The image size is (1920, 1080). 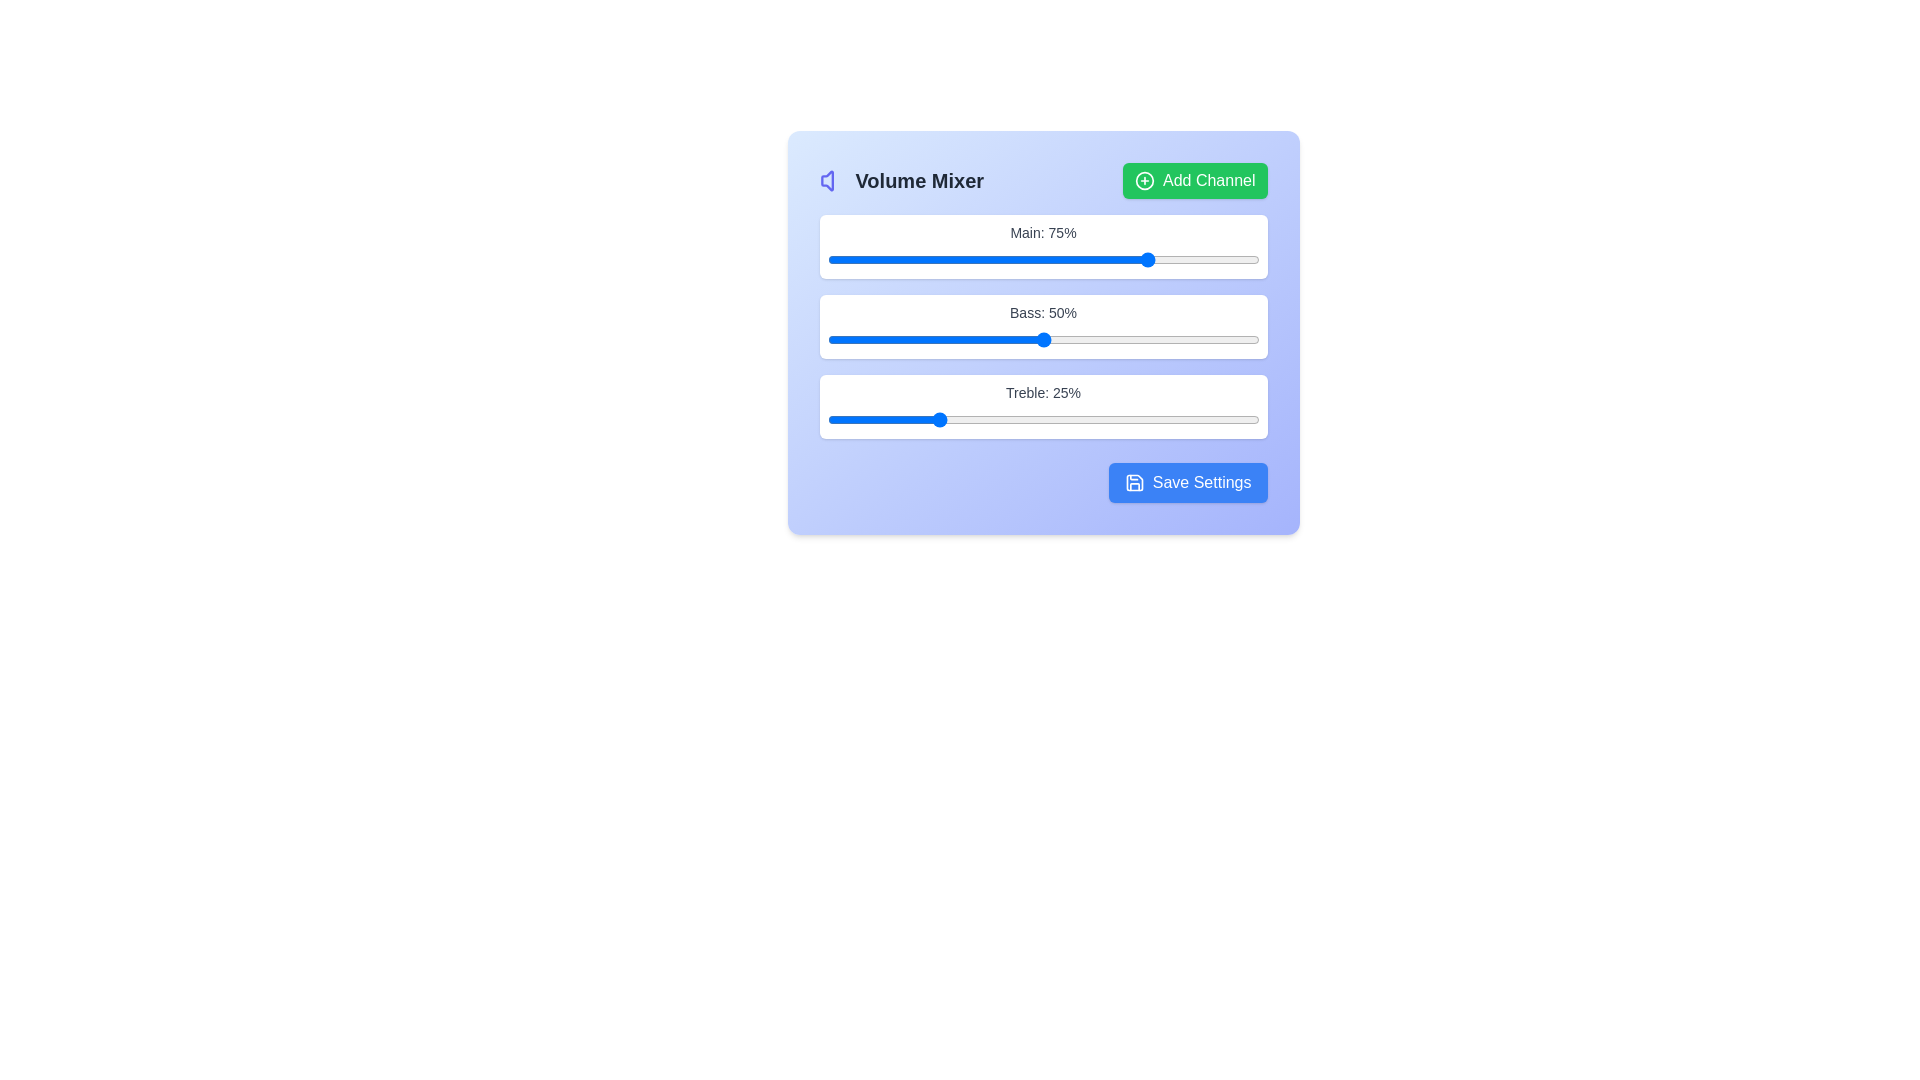 I want to click on bass level, so click(x=1232, y=338).